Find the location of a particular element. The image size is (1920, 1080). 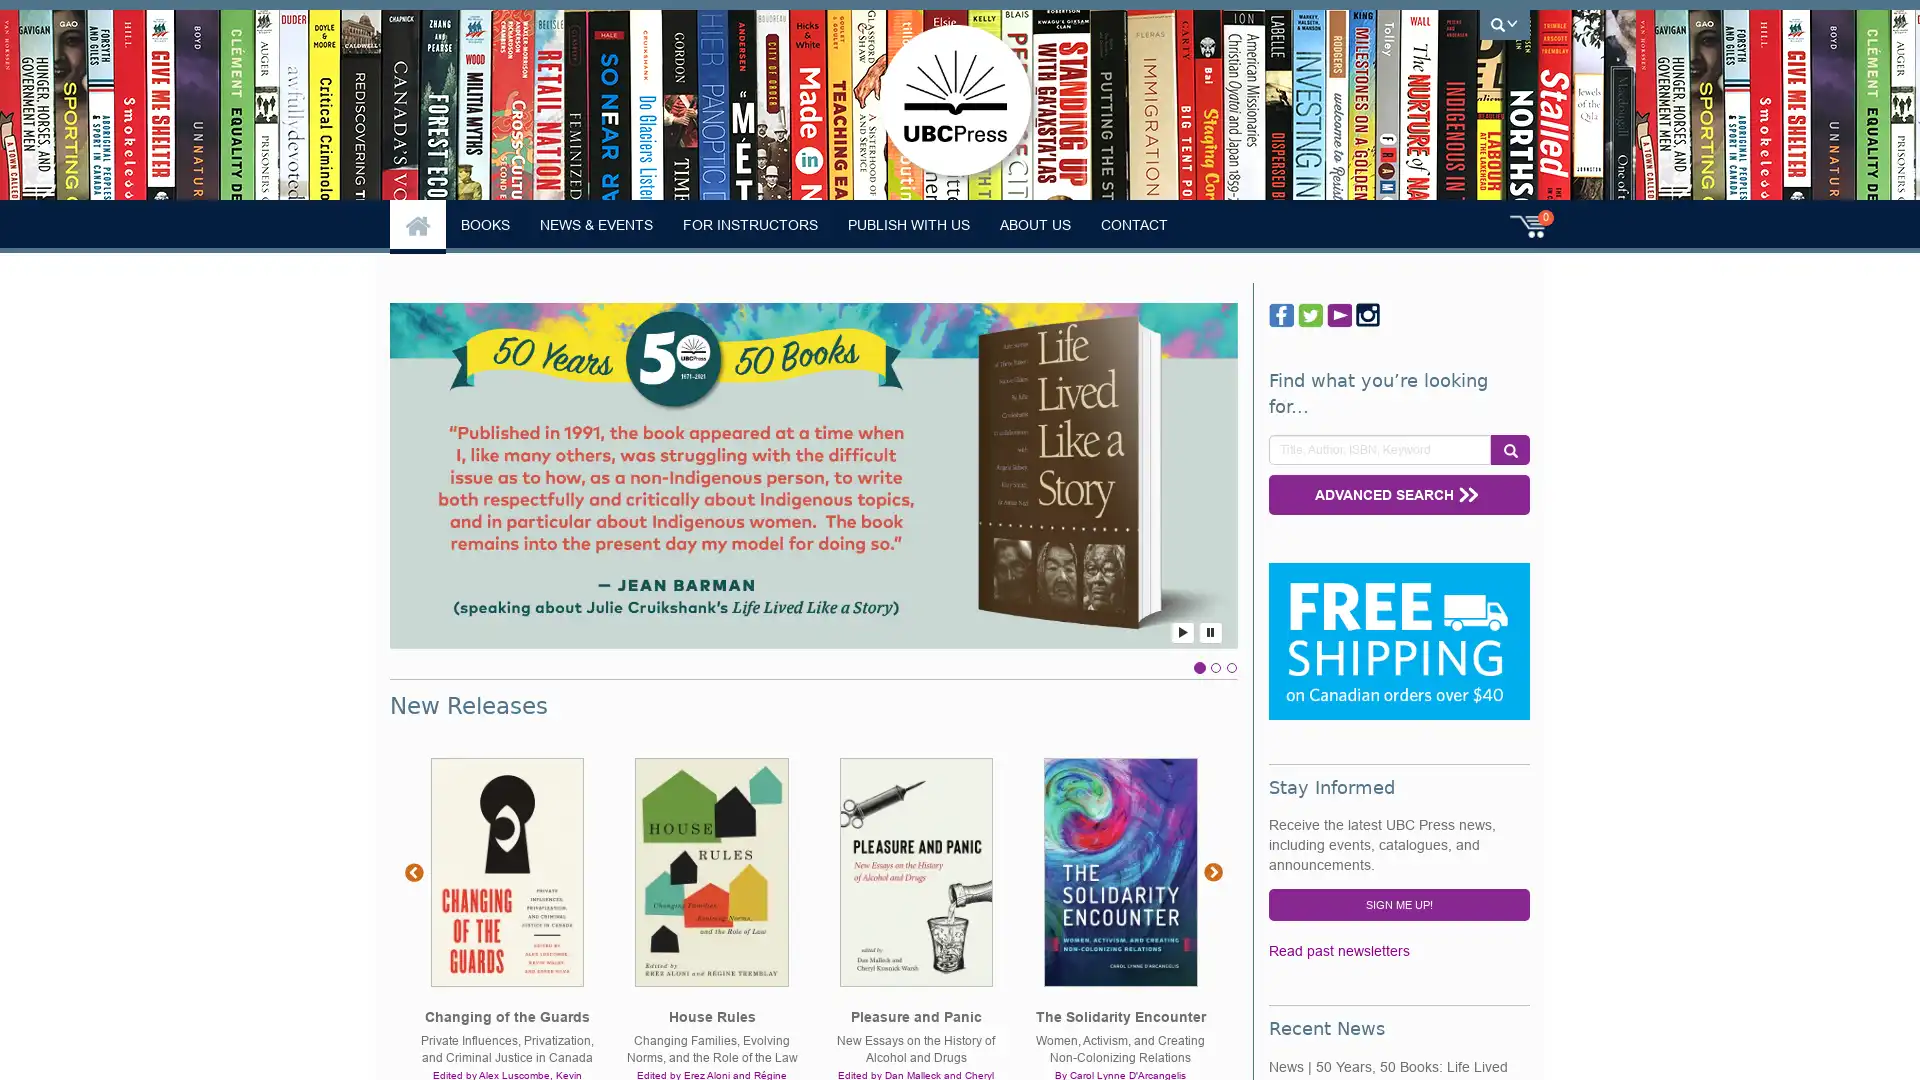

FOR INSTRUCTORS is located at coordinates (749, 224).